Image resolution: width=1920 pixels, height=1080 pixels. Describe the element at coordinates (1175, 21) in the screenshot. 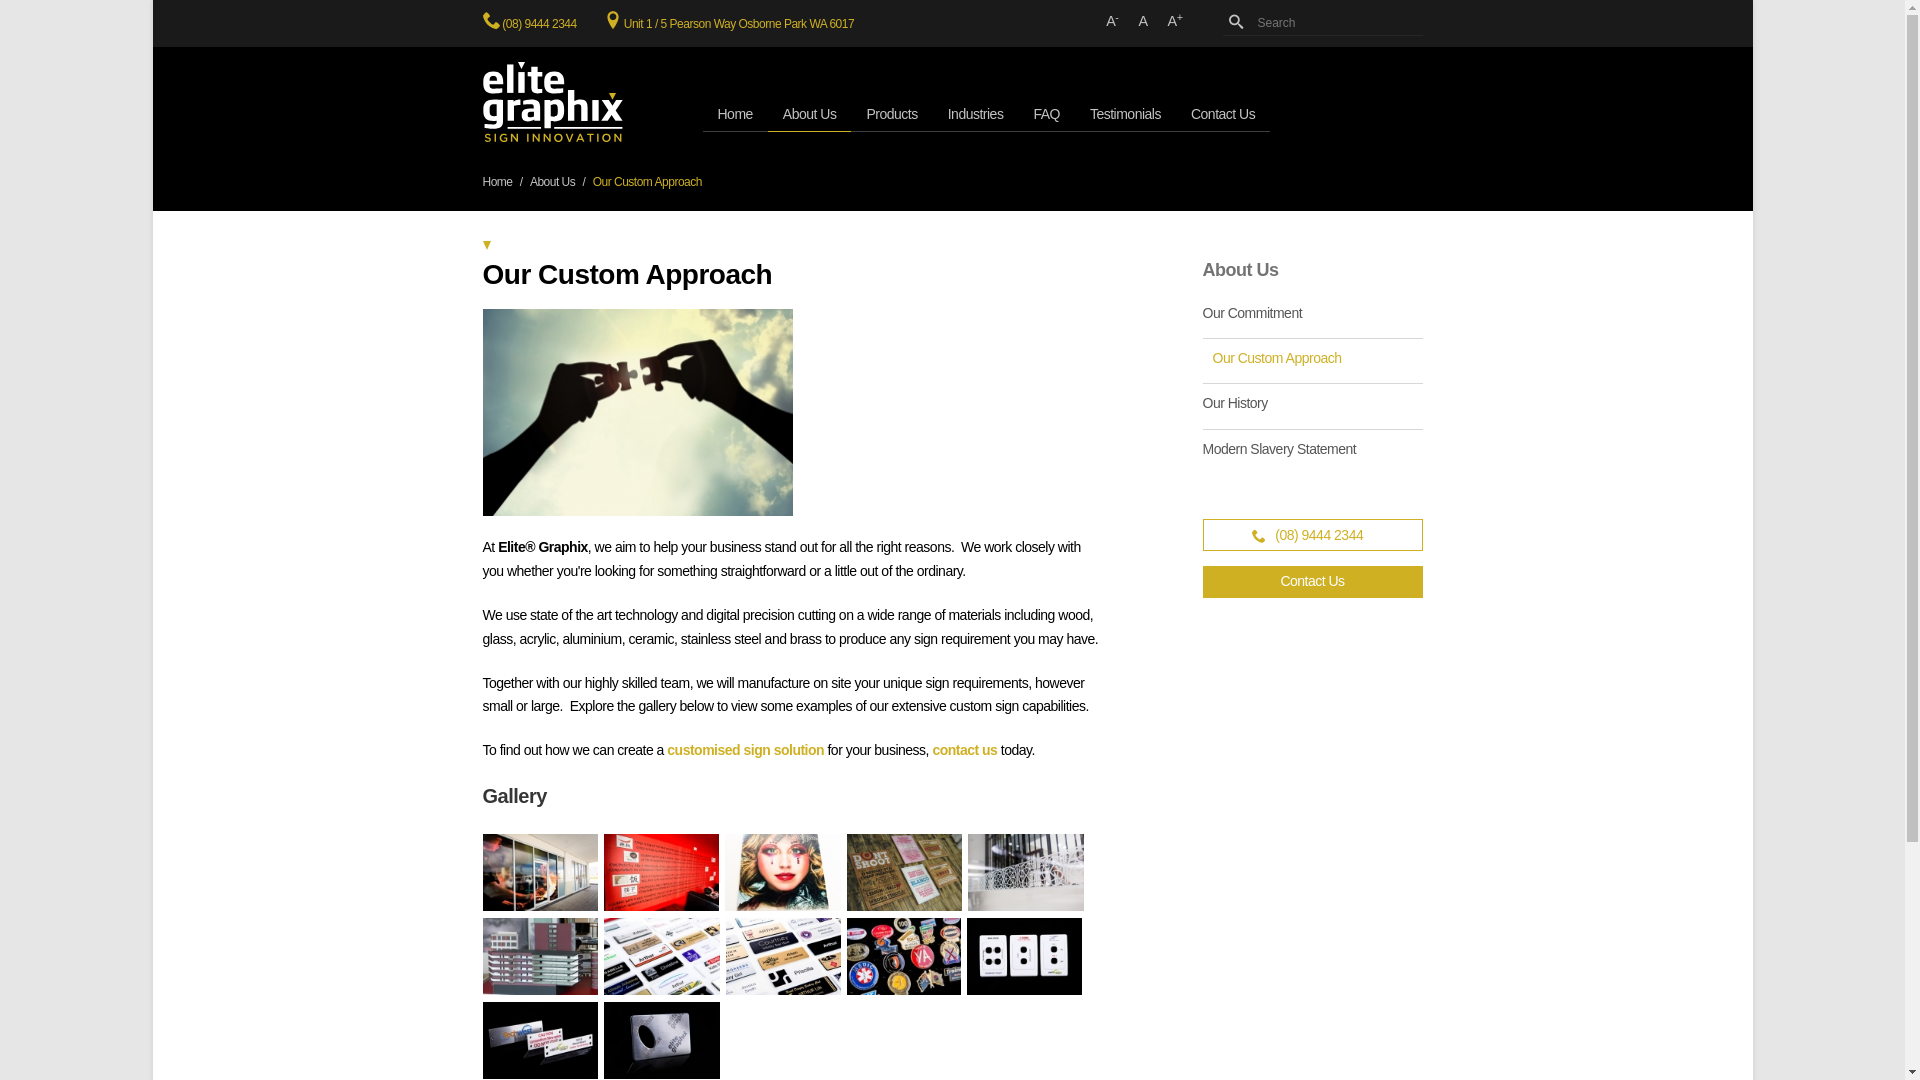

I see `'A+'` at that location.